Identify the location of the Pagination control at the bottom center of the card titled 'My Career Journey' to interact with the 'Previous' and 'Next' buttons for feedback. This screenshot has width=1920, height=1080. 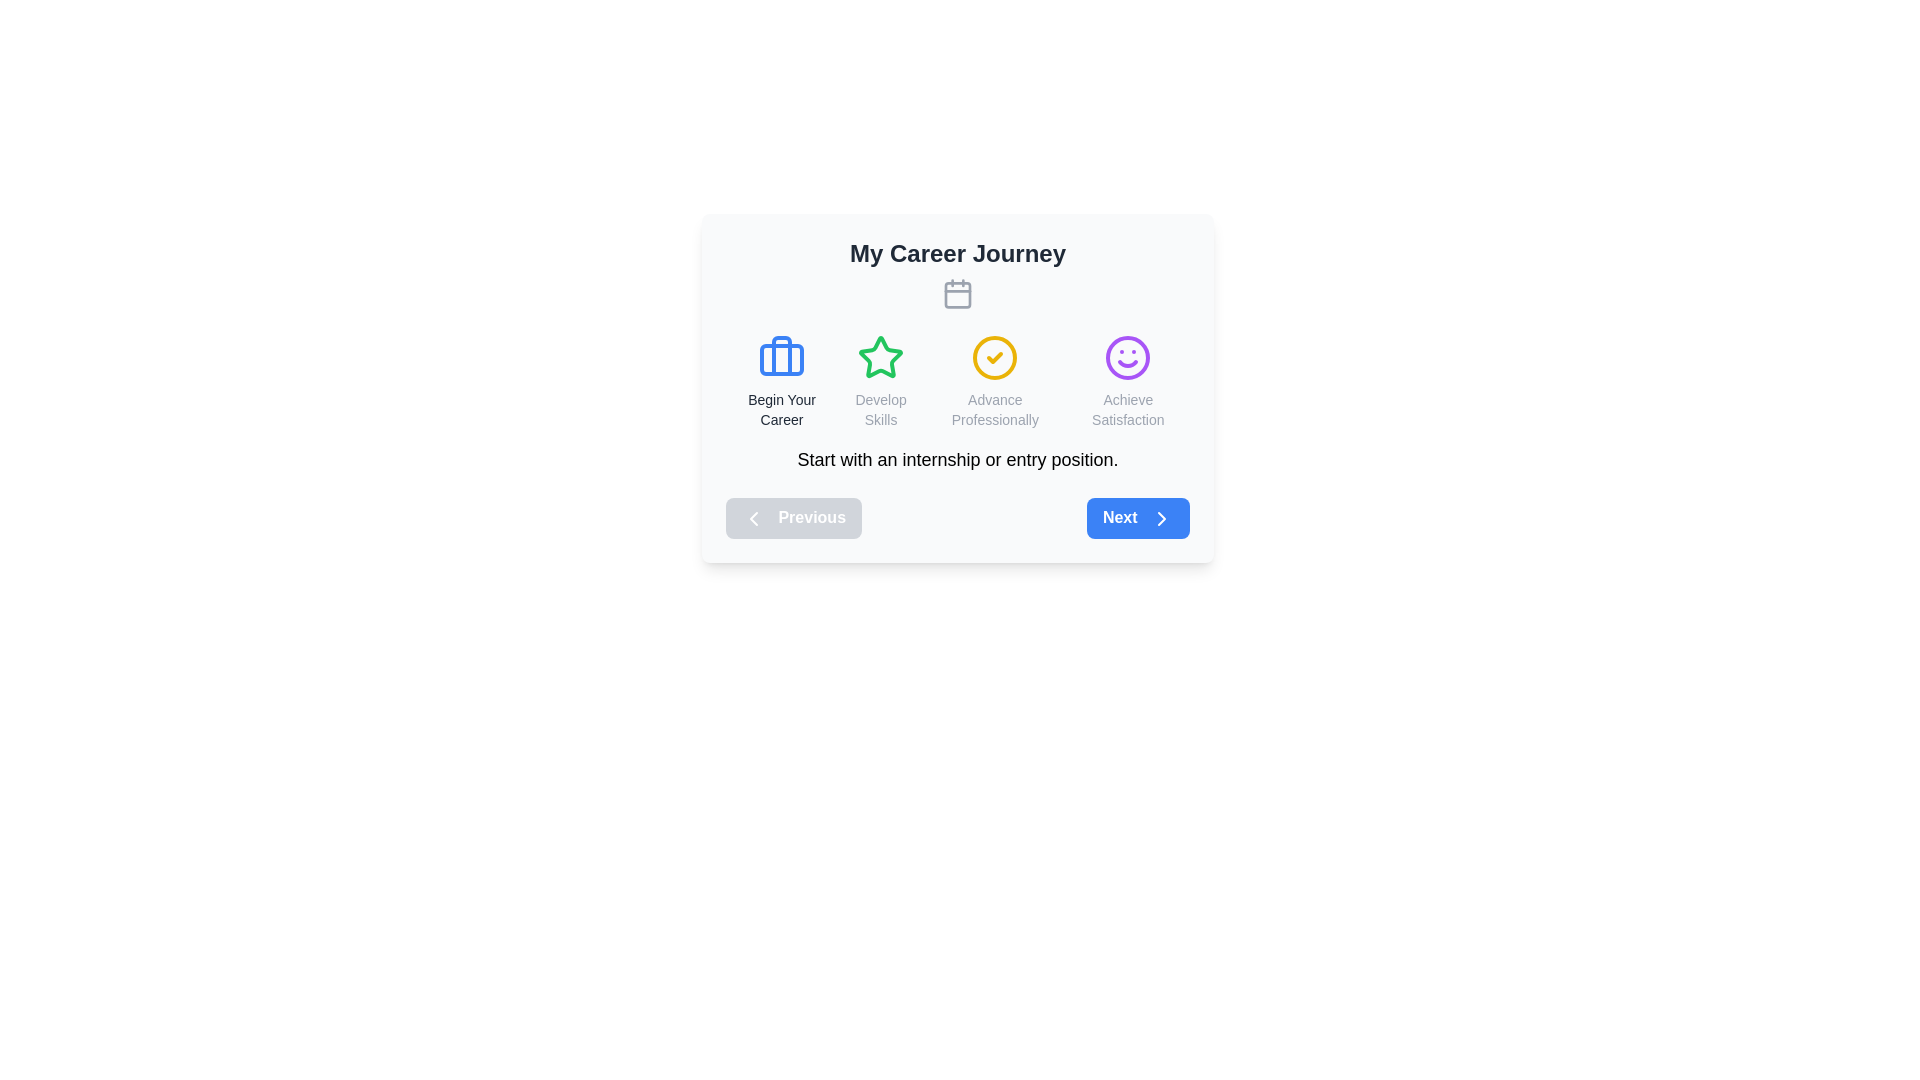
(957, 516).